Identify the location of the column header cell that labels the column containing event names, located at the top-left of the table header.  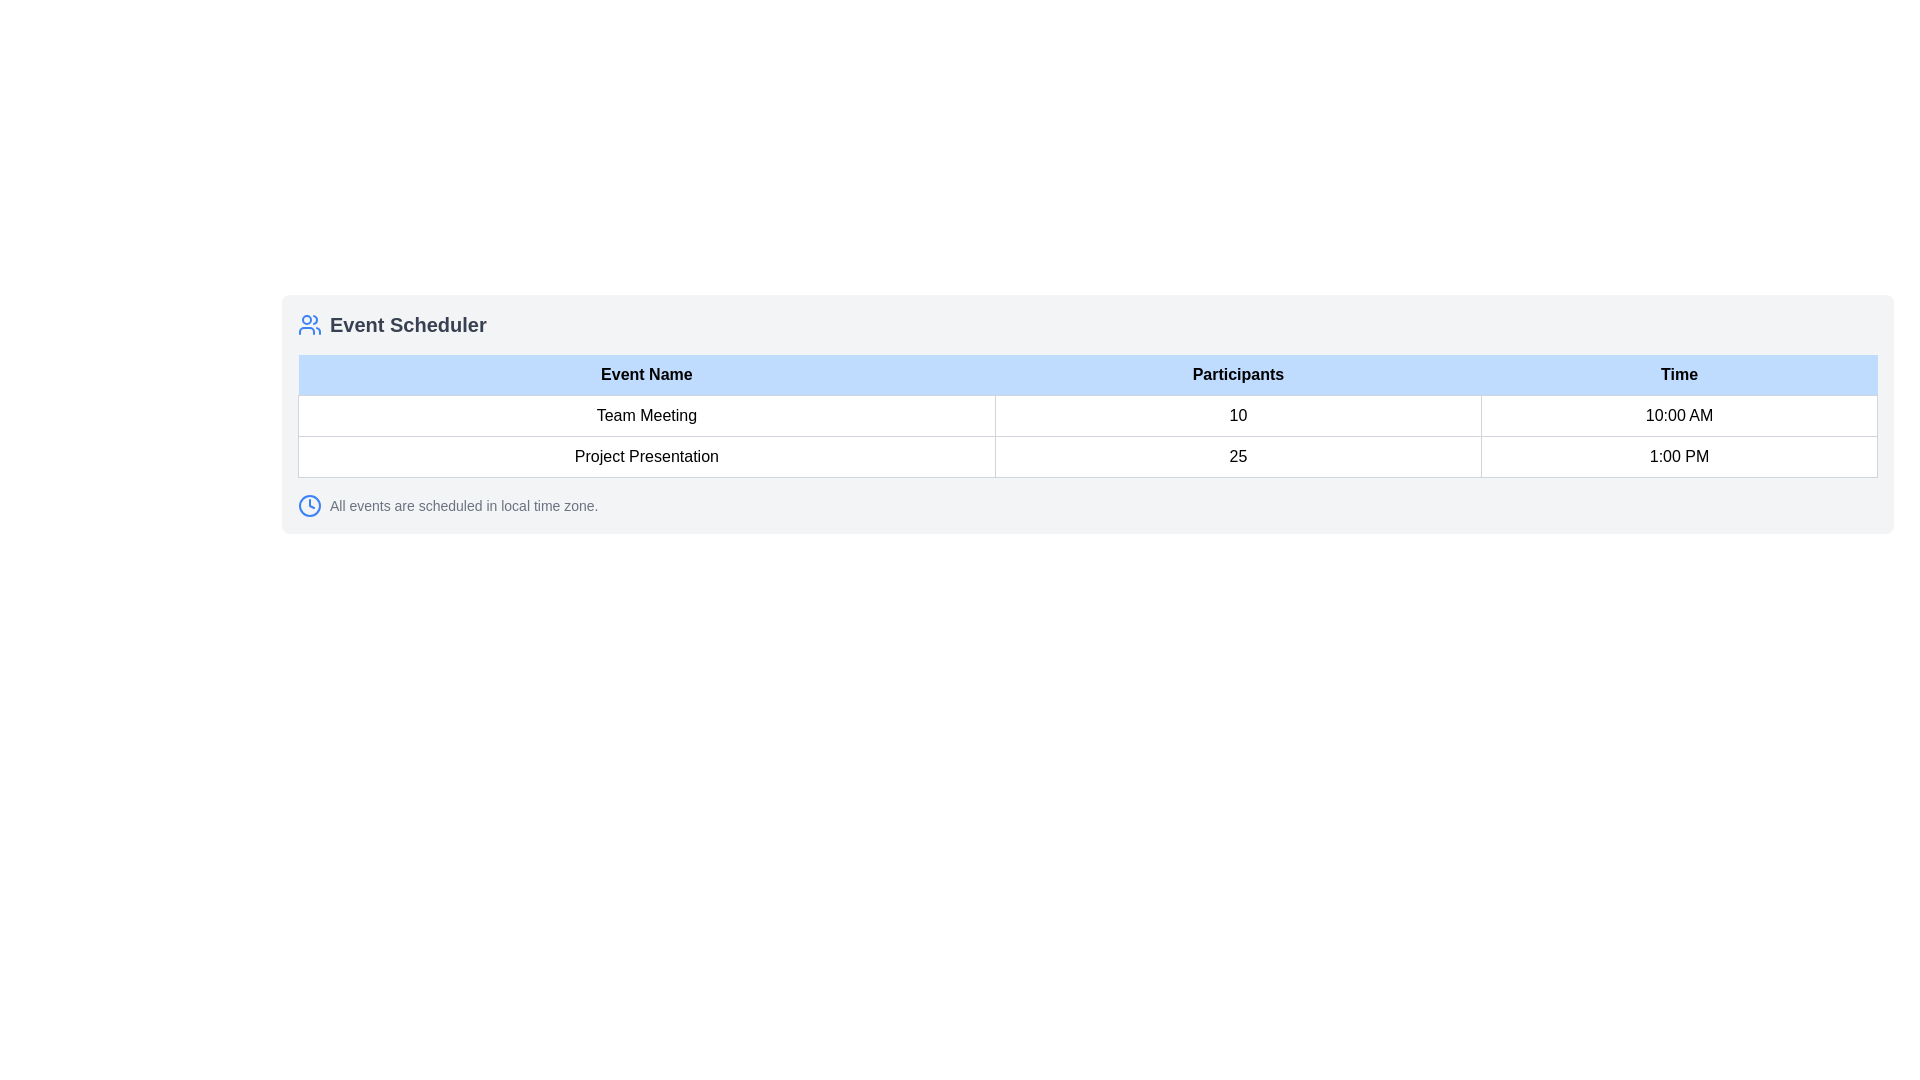
(646, 375).